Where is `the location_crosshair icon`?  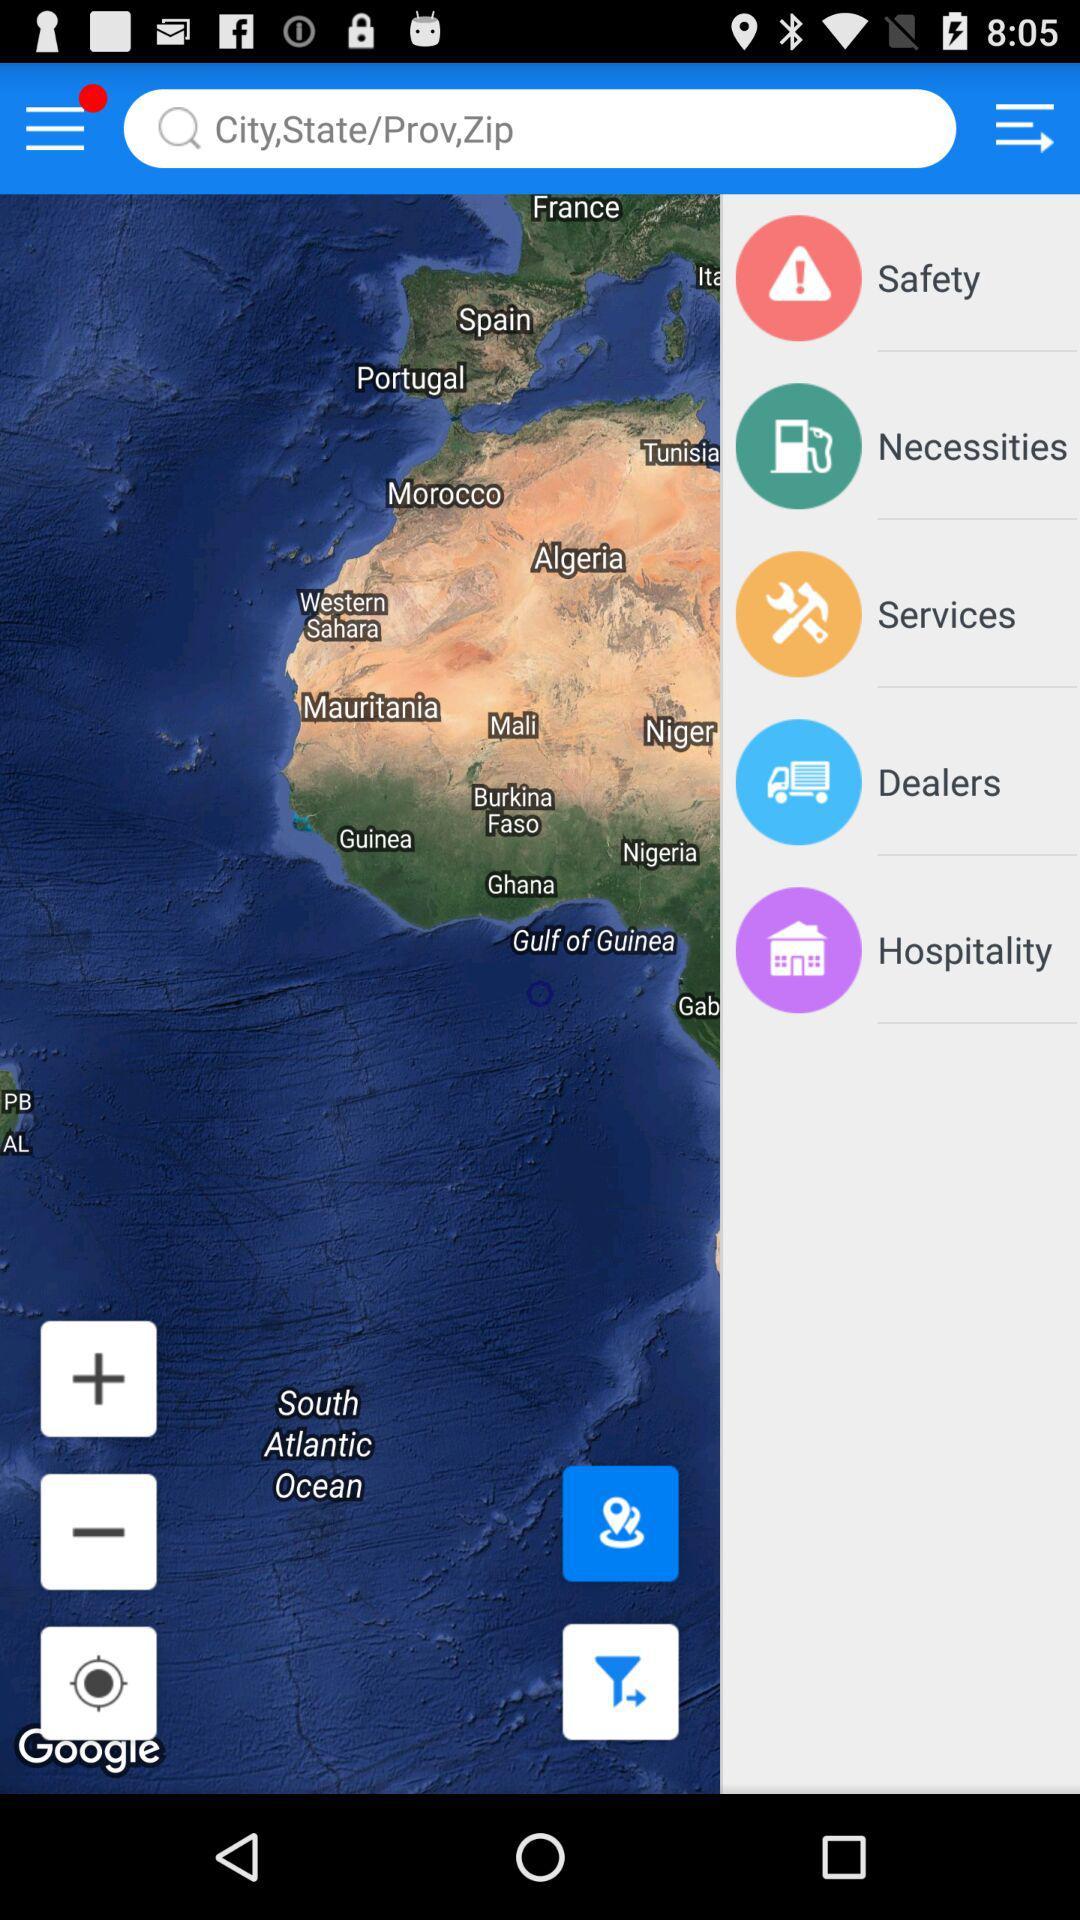 the location_crosshair icon is located at coordinates (98, 1801).